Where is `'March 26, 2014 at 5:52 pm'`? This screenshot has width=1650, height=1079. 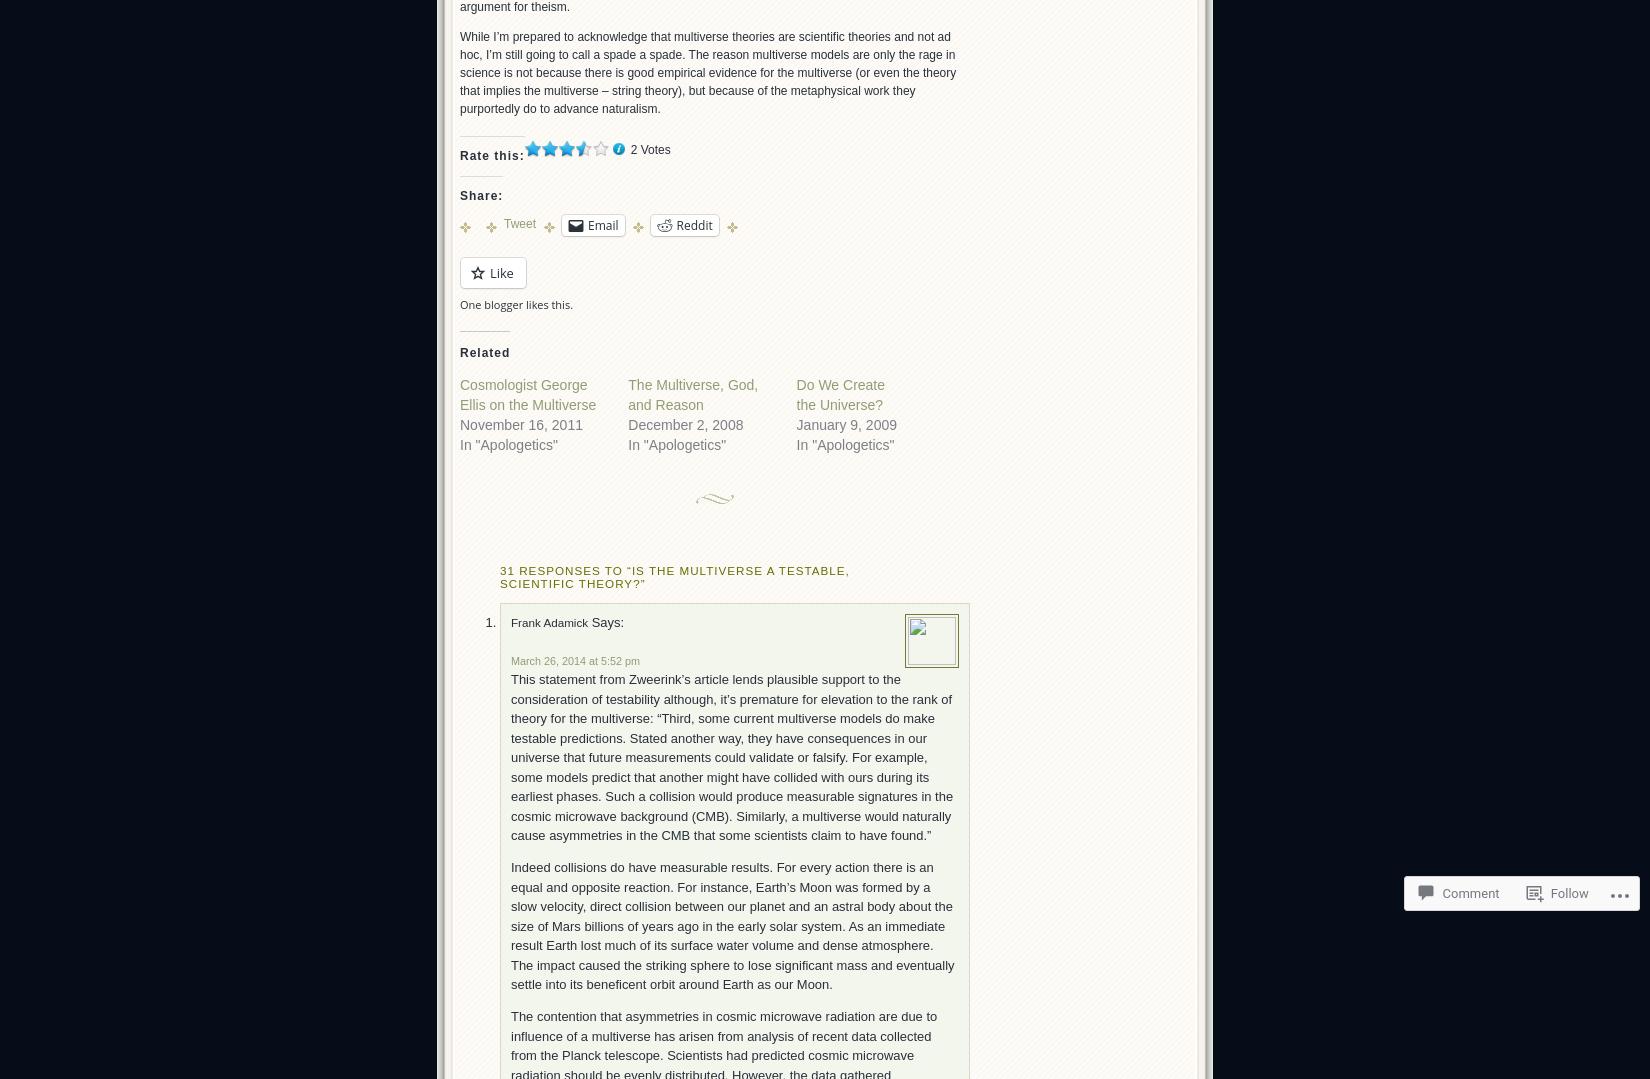
'March 26, 2014 at 5:52 pm' is located at coordinates (574, 659).